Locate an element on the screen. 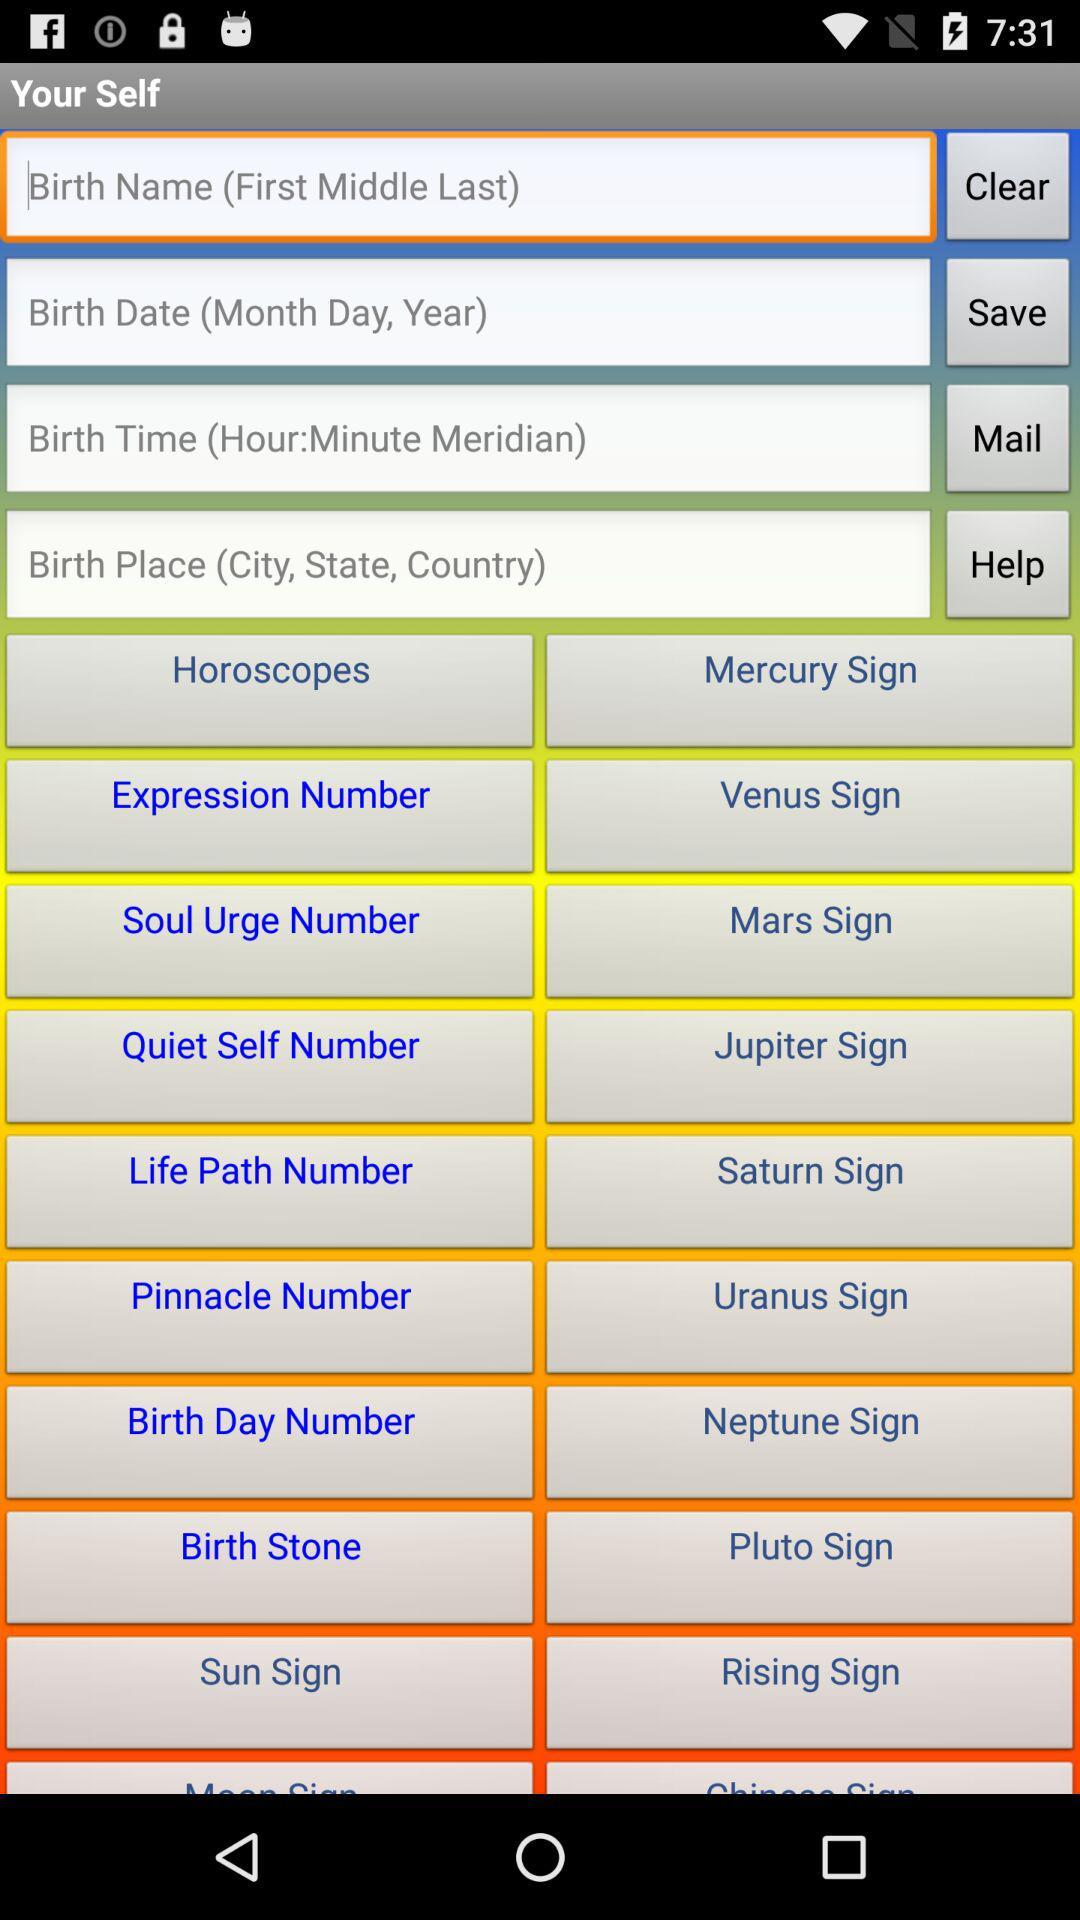  the box that reads the text mars sign is located at coordinates (810, 945).